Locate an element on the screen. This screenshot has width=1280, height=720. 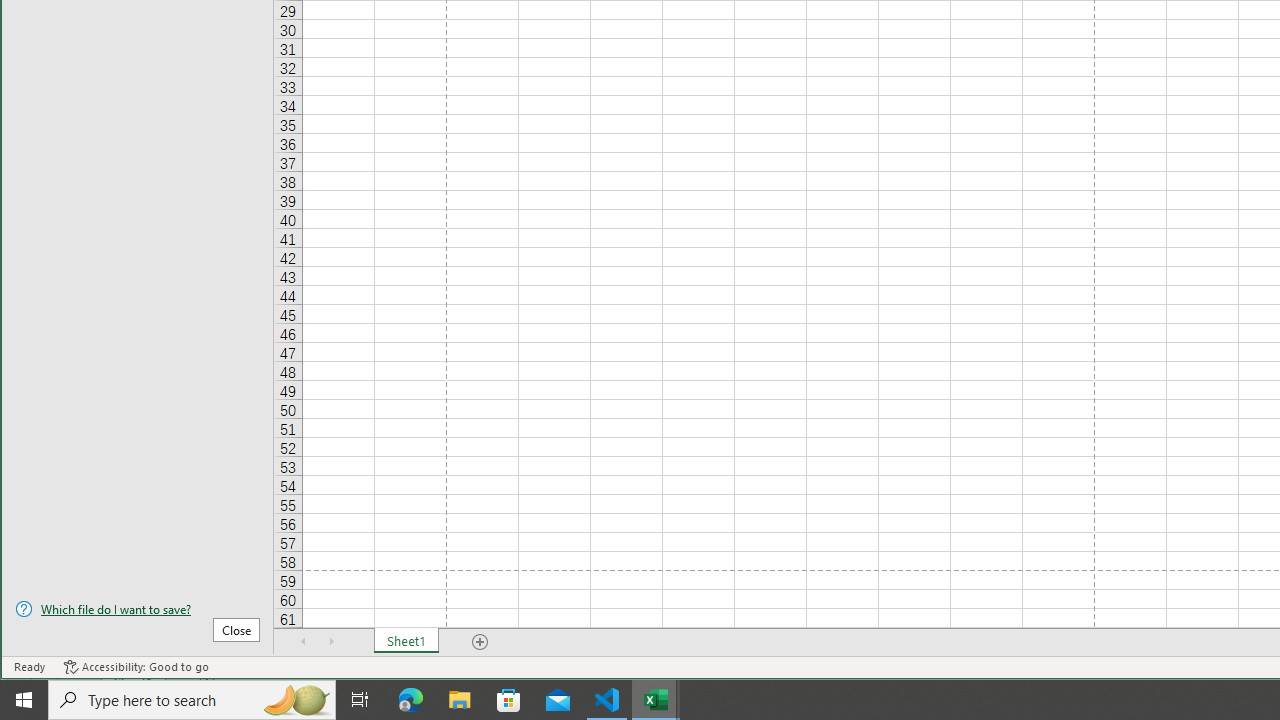
'Microsoft Edge' is located at coordinates (410, 698).